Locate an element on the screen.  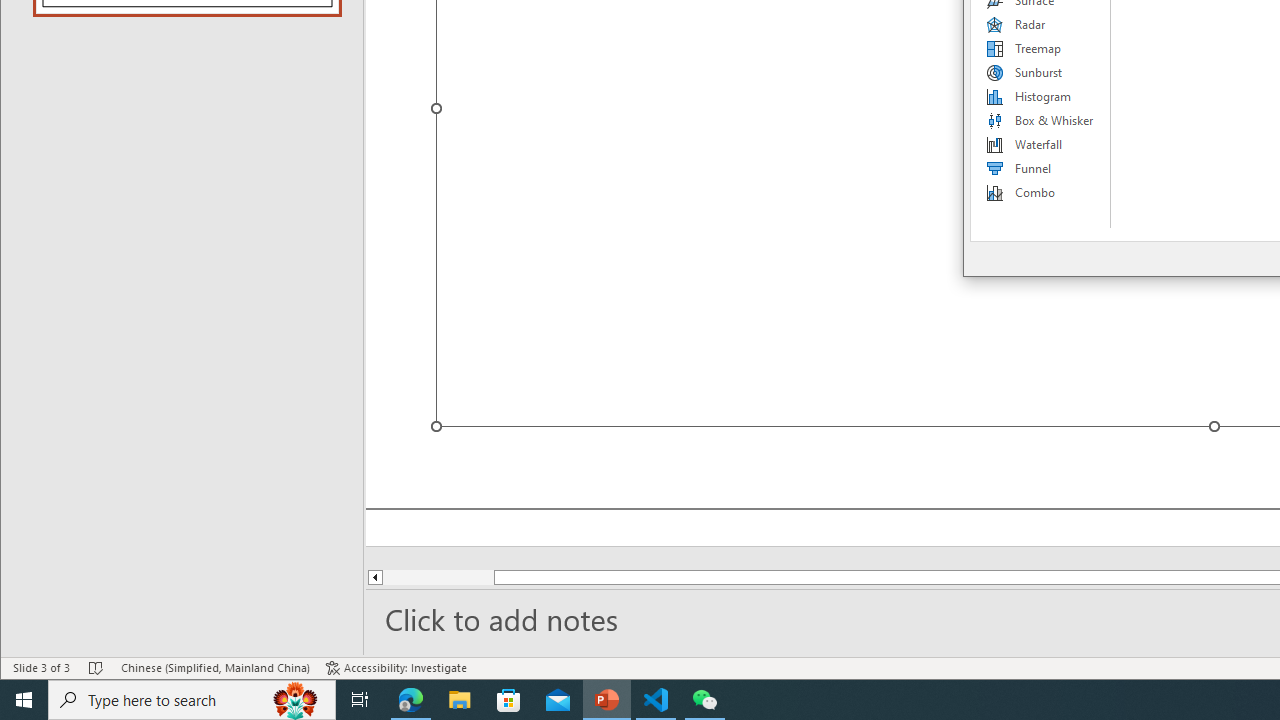
'Treemap' is located at coordinates (1040, 47).